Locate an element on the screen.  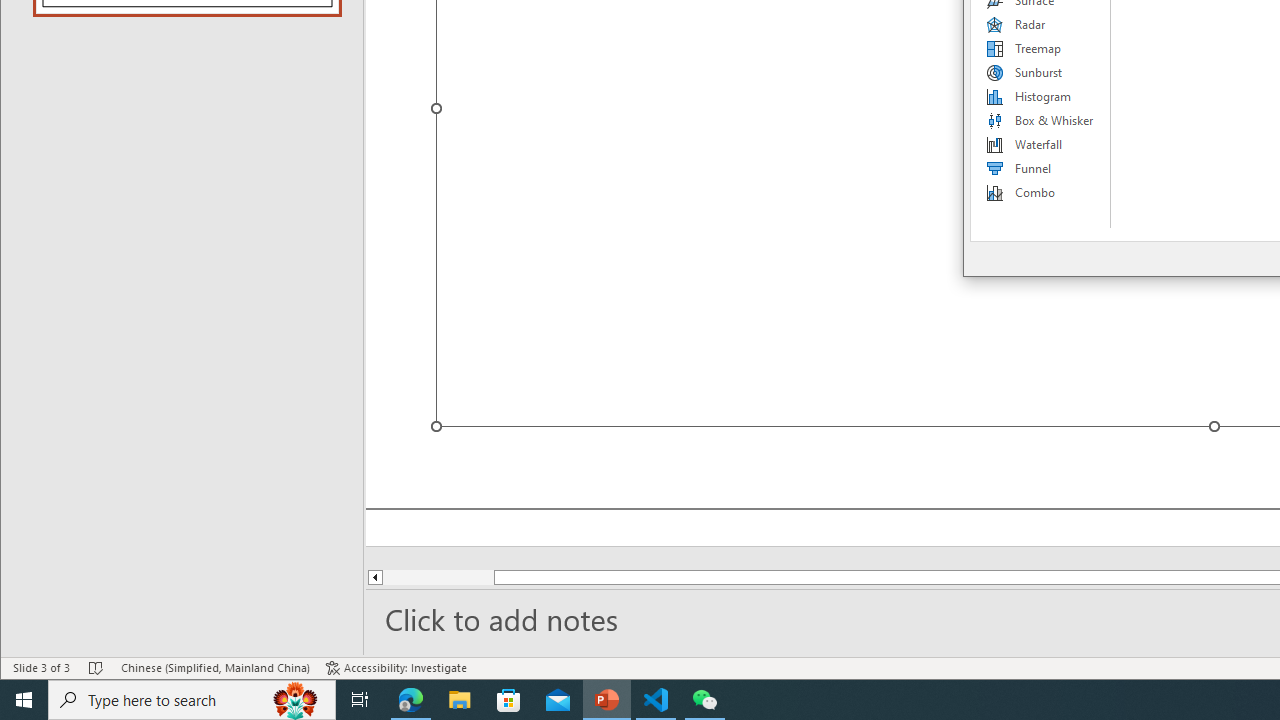
'Treemap' is located at coordinates (1040, 47).